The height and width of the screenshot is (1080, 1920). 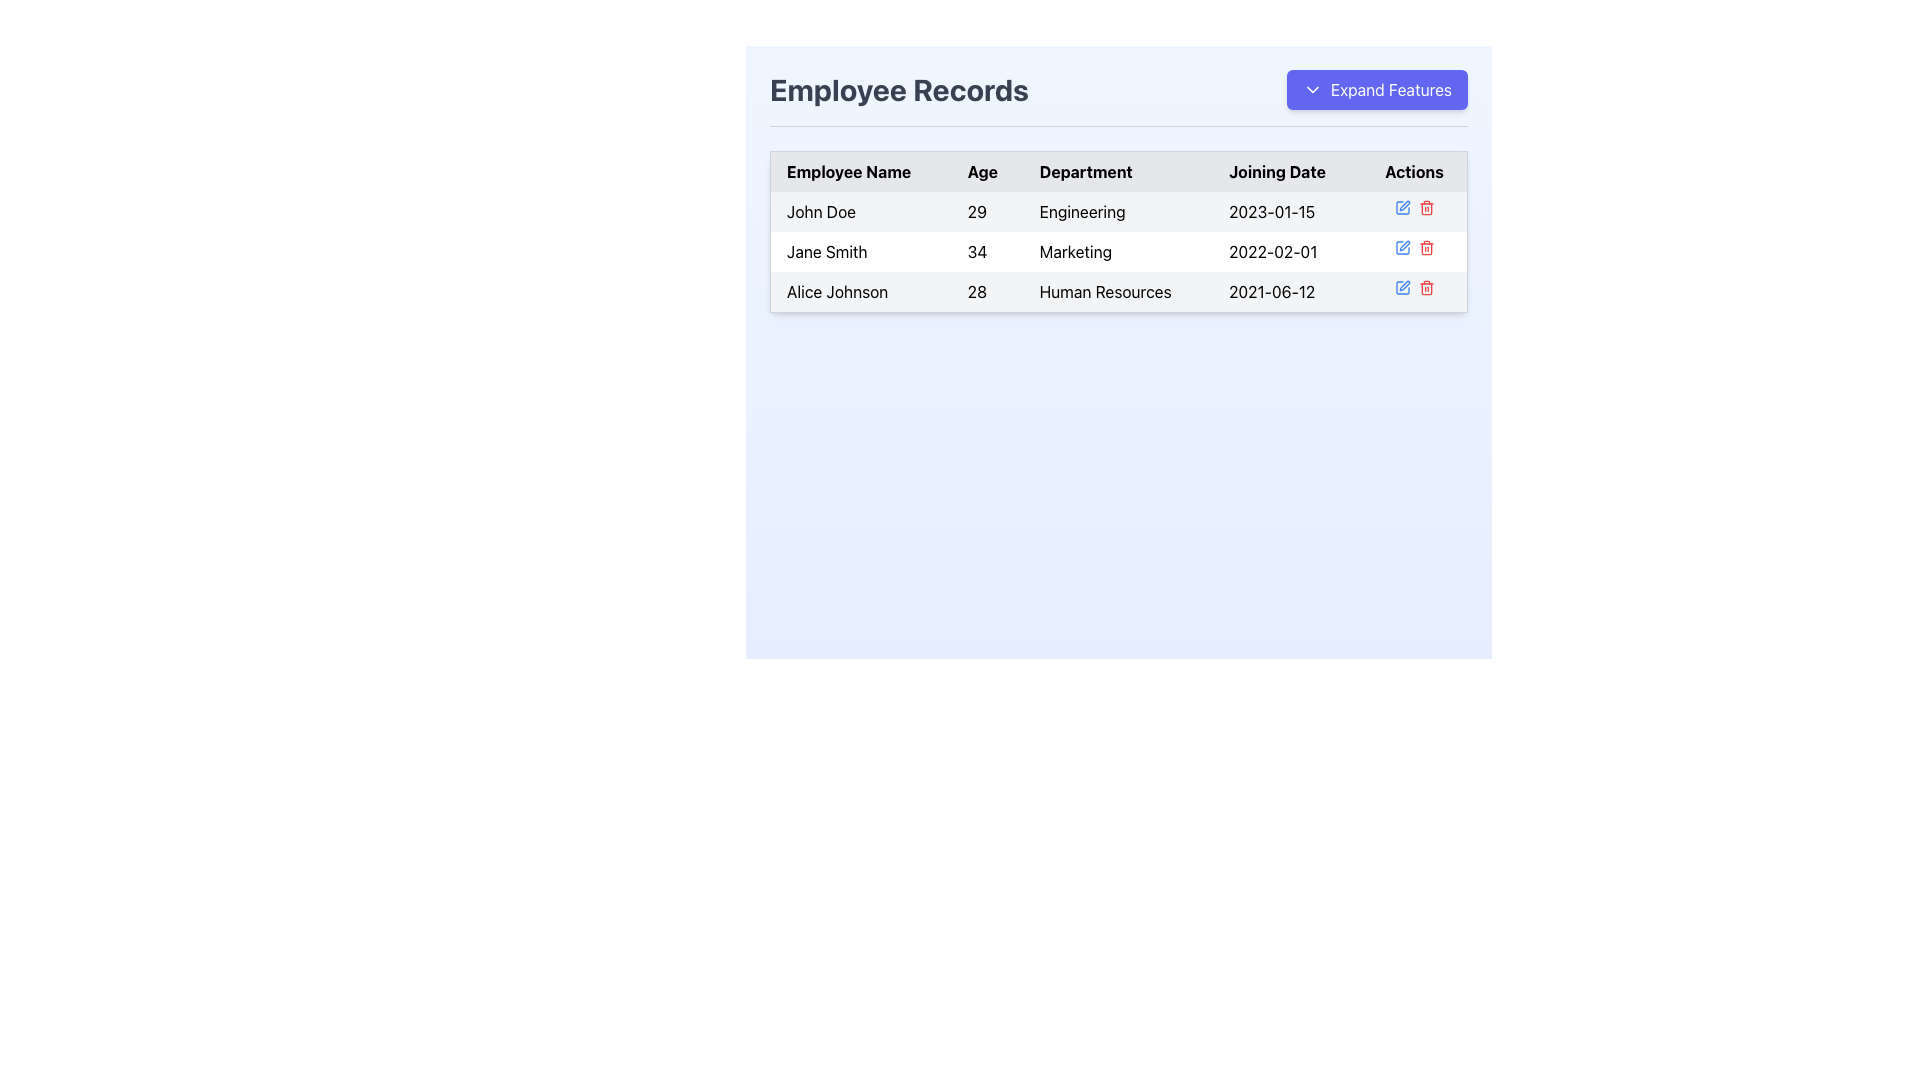 What do you see at coordinates (1401, 288) in the screenshot?
I see `the edit button icon in the Actions column of the Employee Records table corresponding to Alice Johnson` at bounding box center [1401, 288].